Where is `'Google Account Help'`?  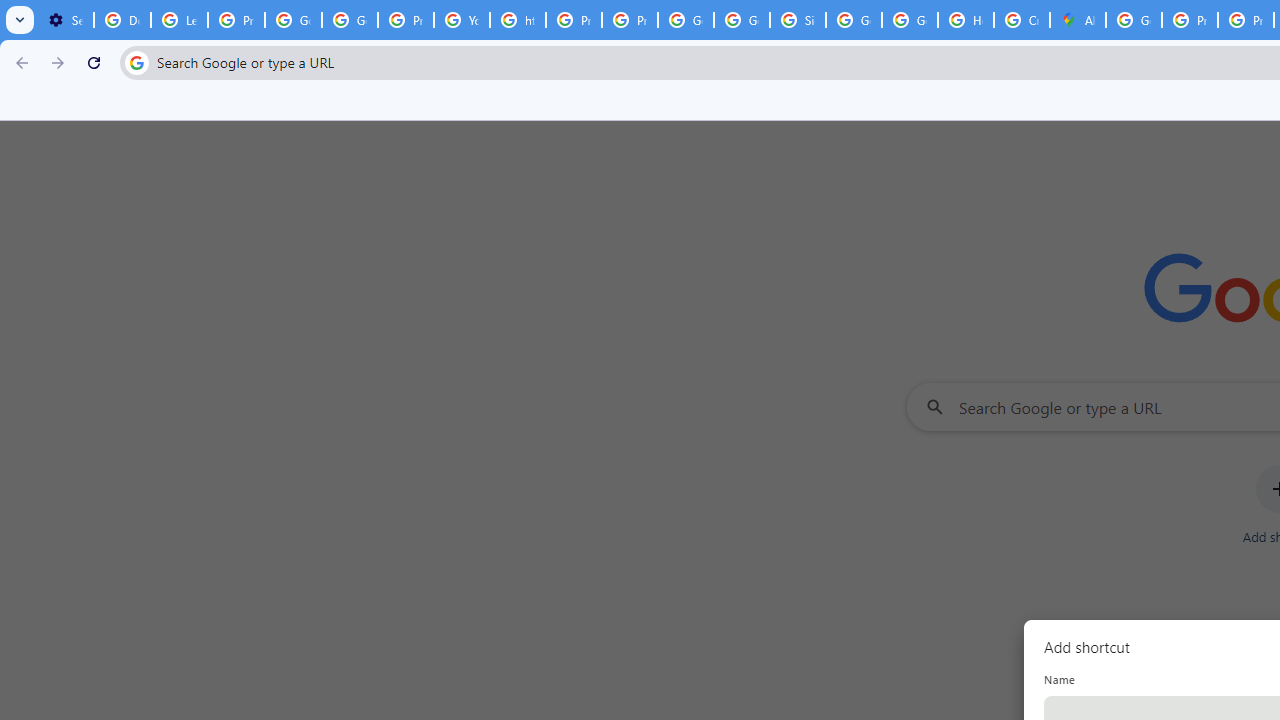 'Google Account Help' is located at coordinates (292, 20).